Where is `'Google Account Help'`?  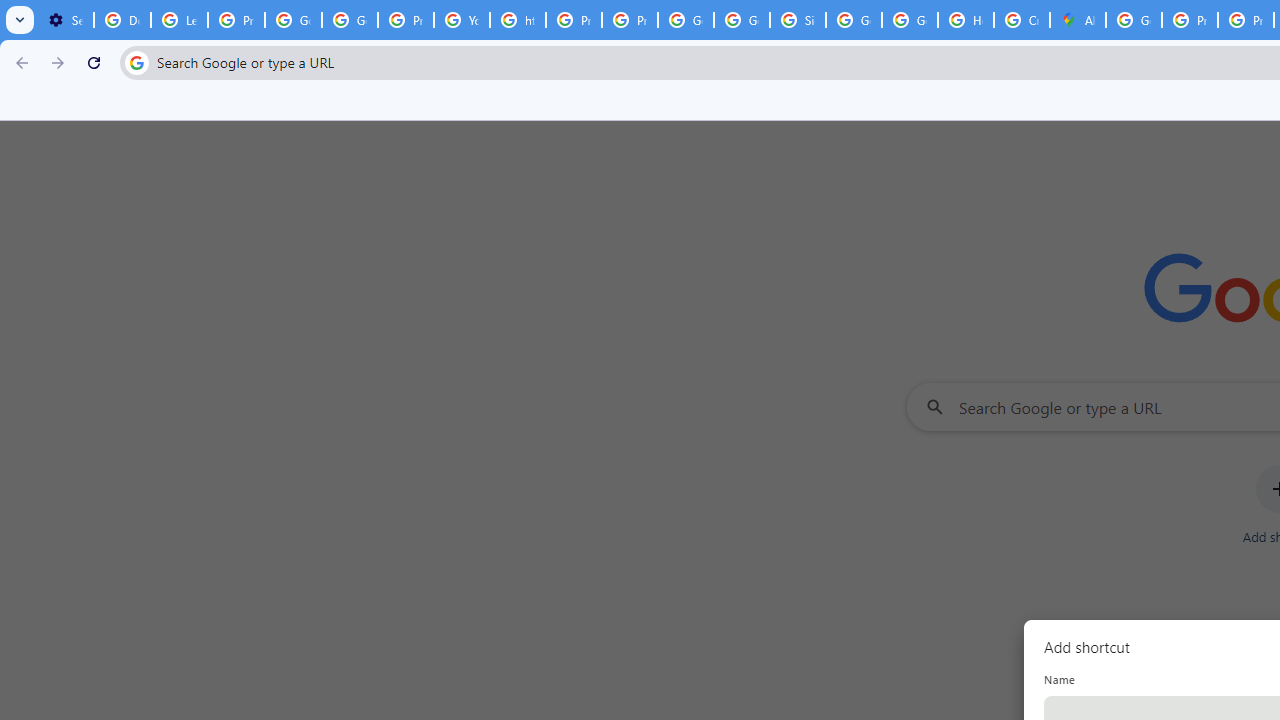 'Google Account Help' is located at coordinates (292, 20).